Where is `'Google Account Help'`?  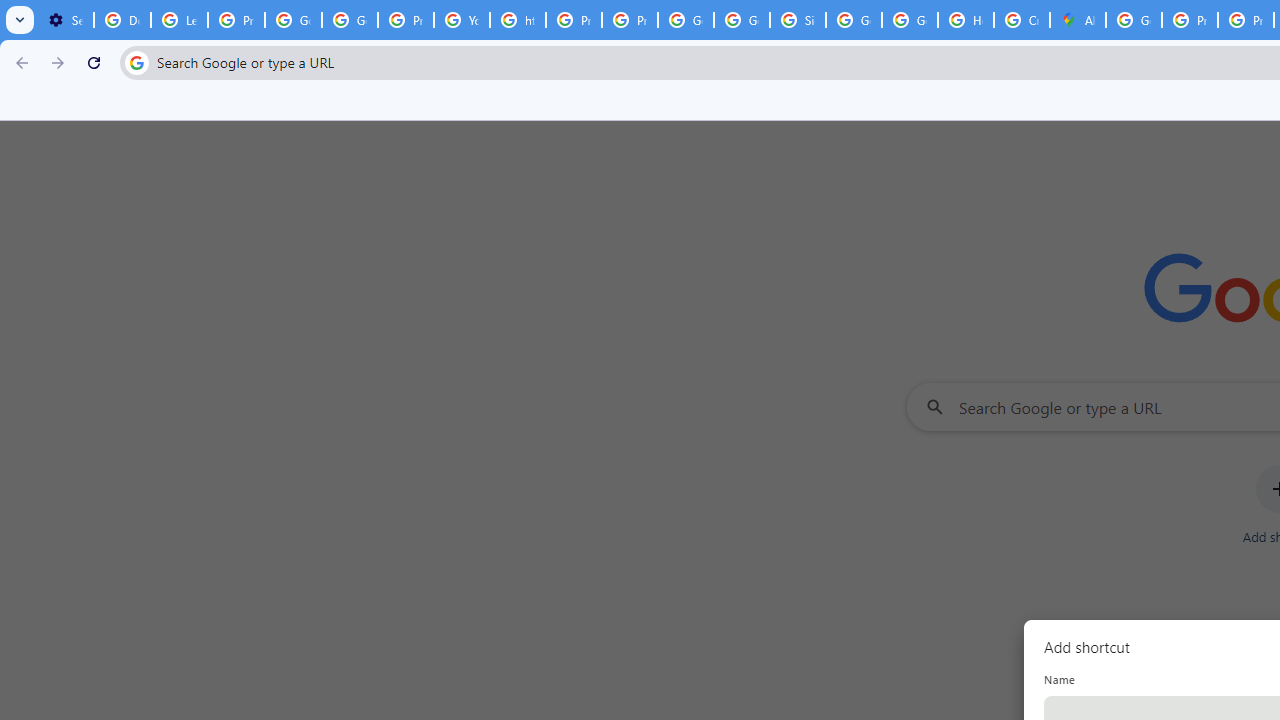 'Google Account Help' is located at coordinates (292, 20).